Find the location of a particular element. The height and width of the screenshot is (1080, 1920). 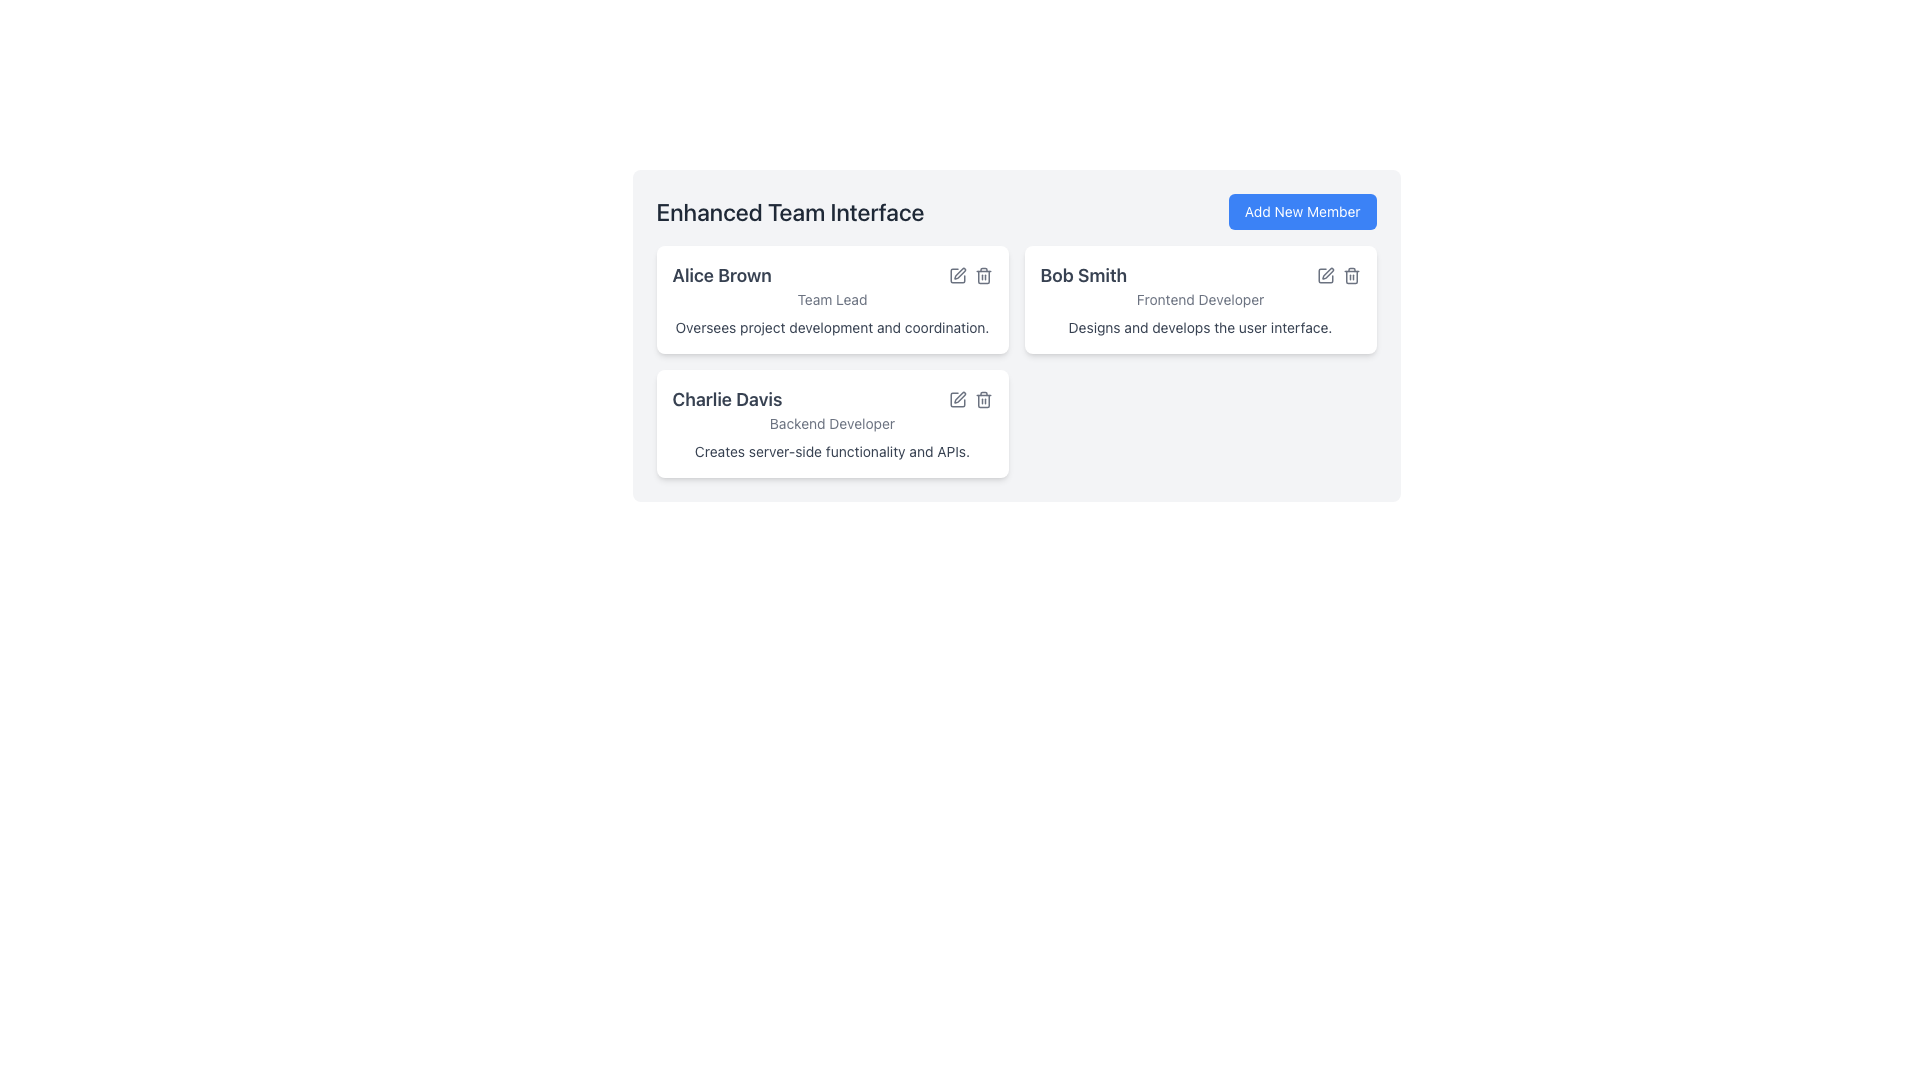

the delete icon button located in the 'Bob Smith' card is located at coordinates (1351, 276).